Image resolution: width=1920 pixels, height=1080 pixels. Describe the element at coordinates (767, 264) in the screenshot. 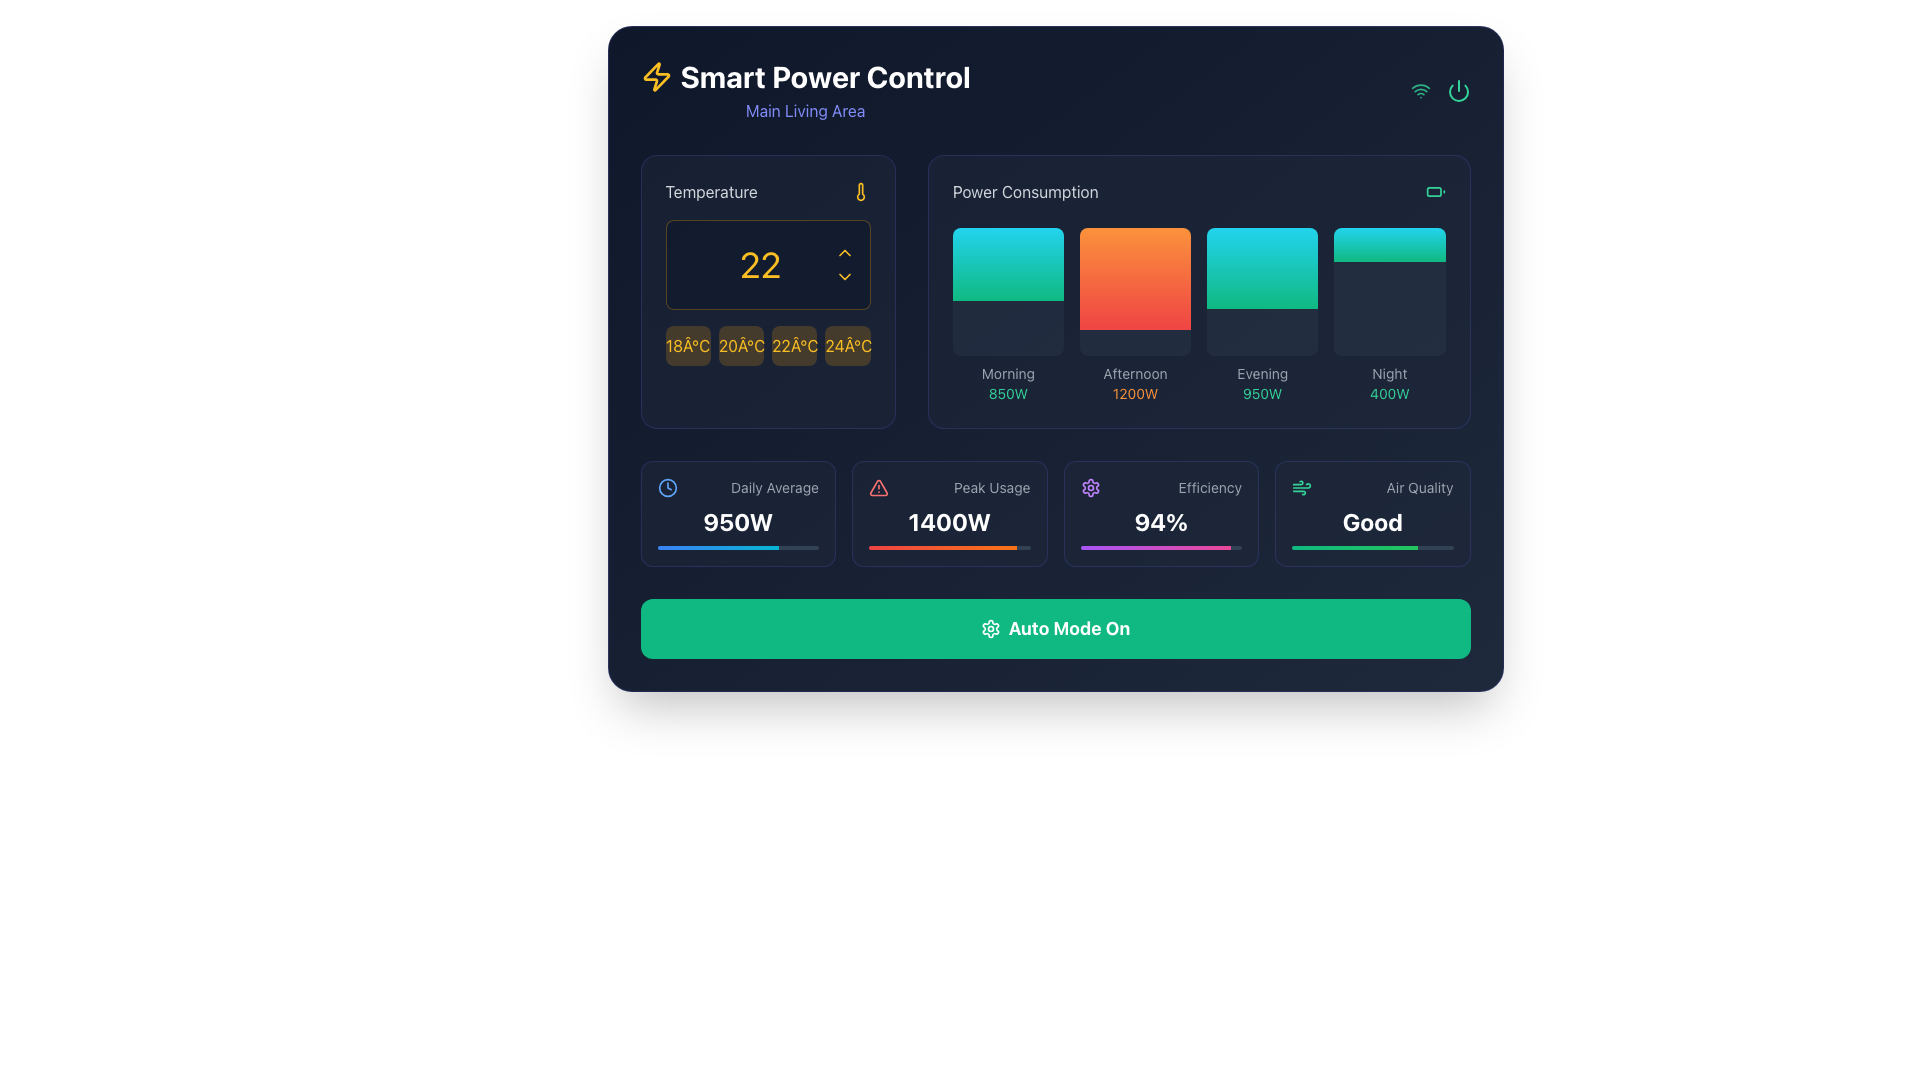

I see `the adjustable numeric input field for temperature adjustment, which is a dark rectangular box with a yellow number '22' and increment/decrement arrows, located above the temperature options` at that location.